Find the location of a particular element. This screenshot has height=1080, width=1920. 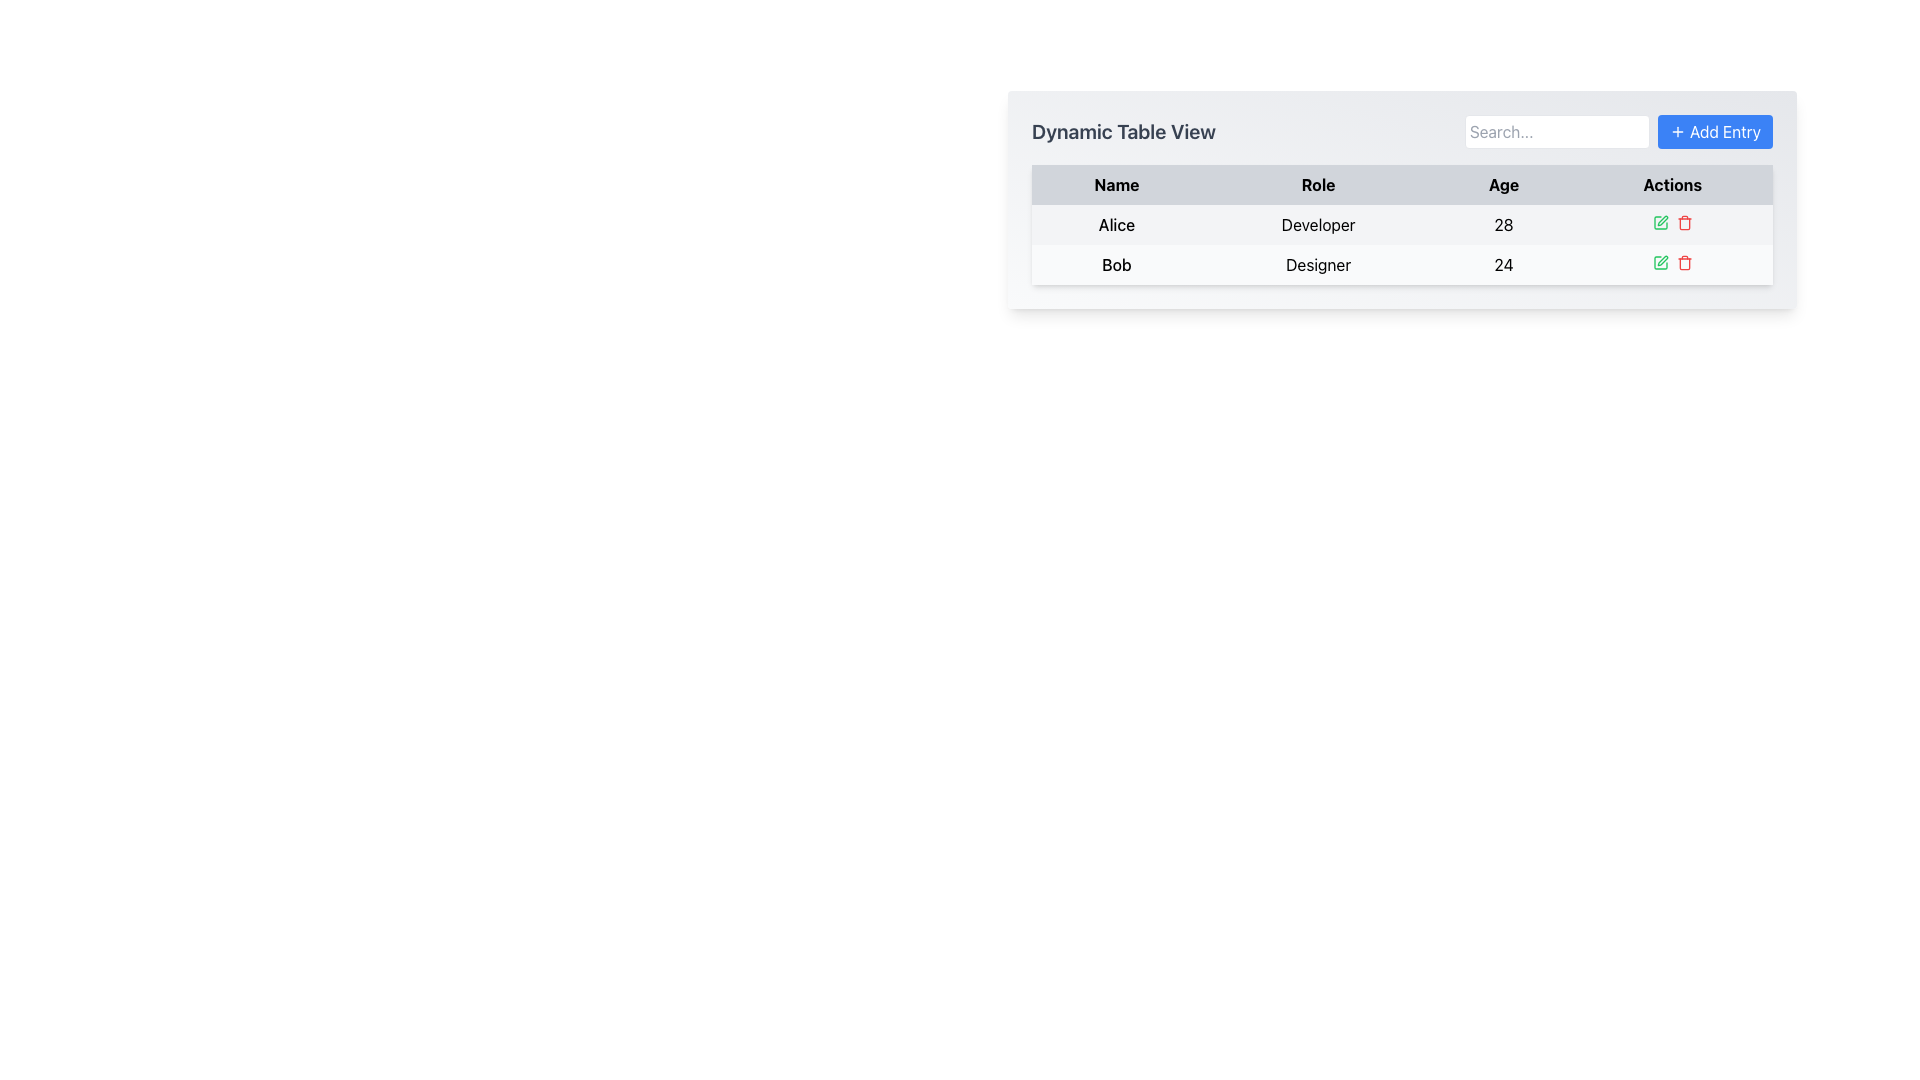

the static text label representing the name 'Alice' in the first row of the table under the 'Name' column is located at coordinates (1115, 224).